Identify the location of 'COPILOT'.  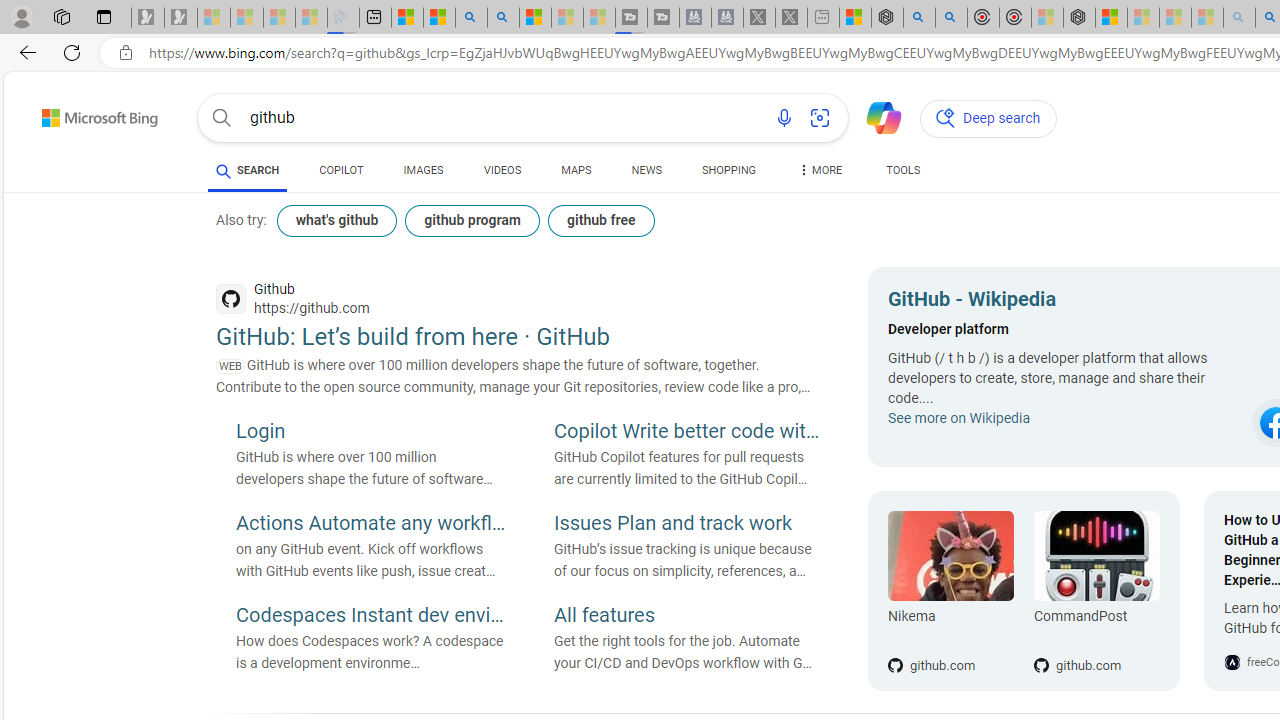
(341, 170).